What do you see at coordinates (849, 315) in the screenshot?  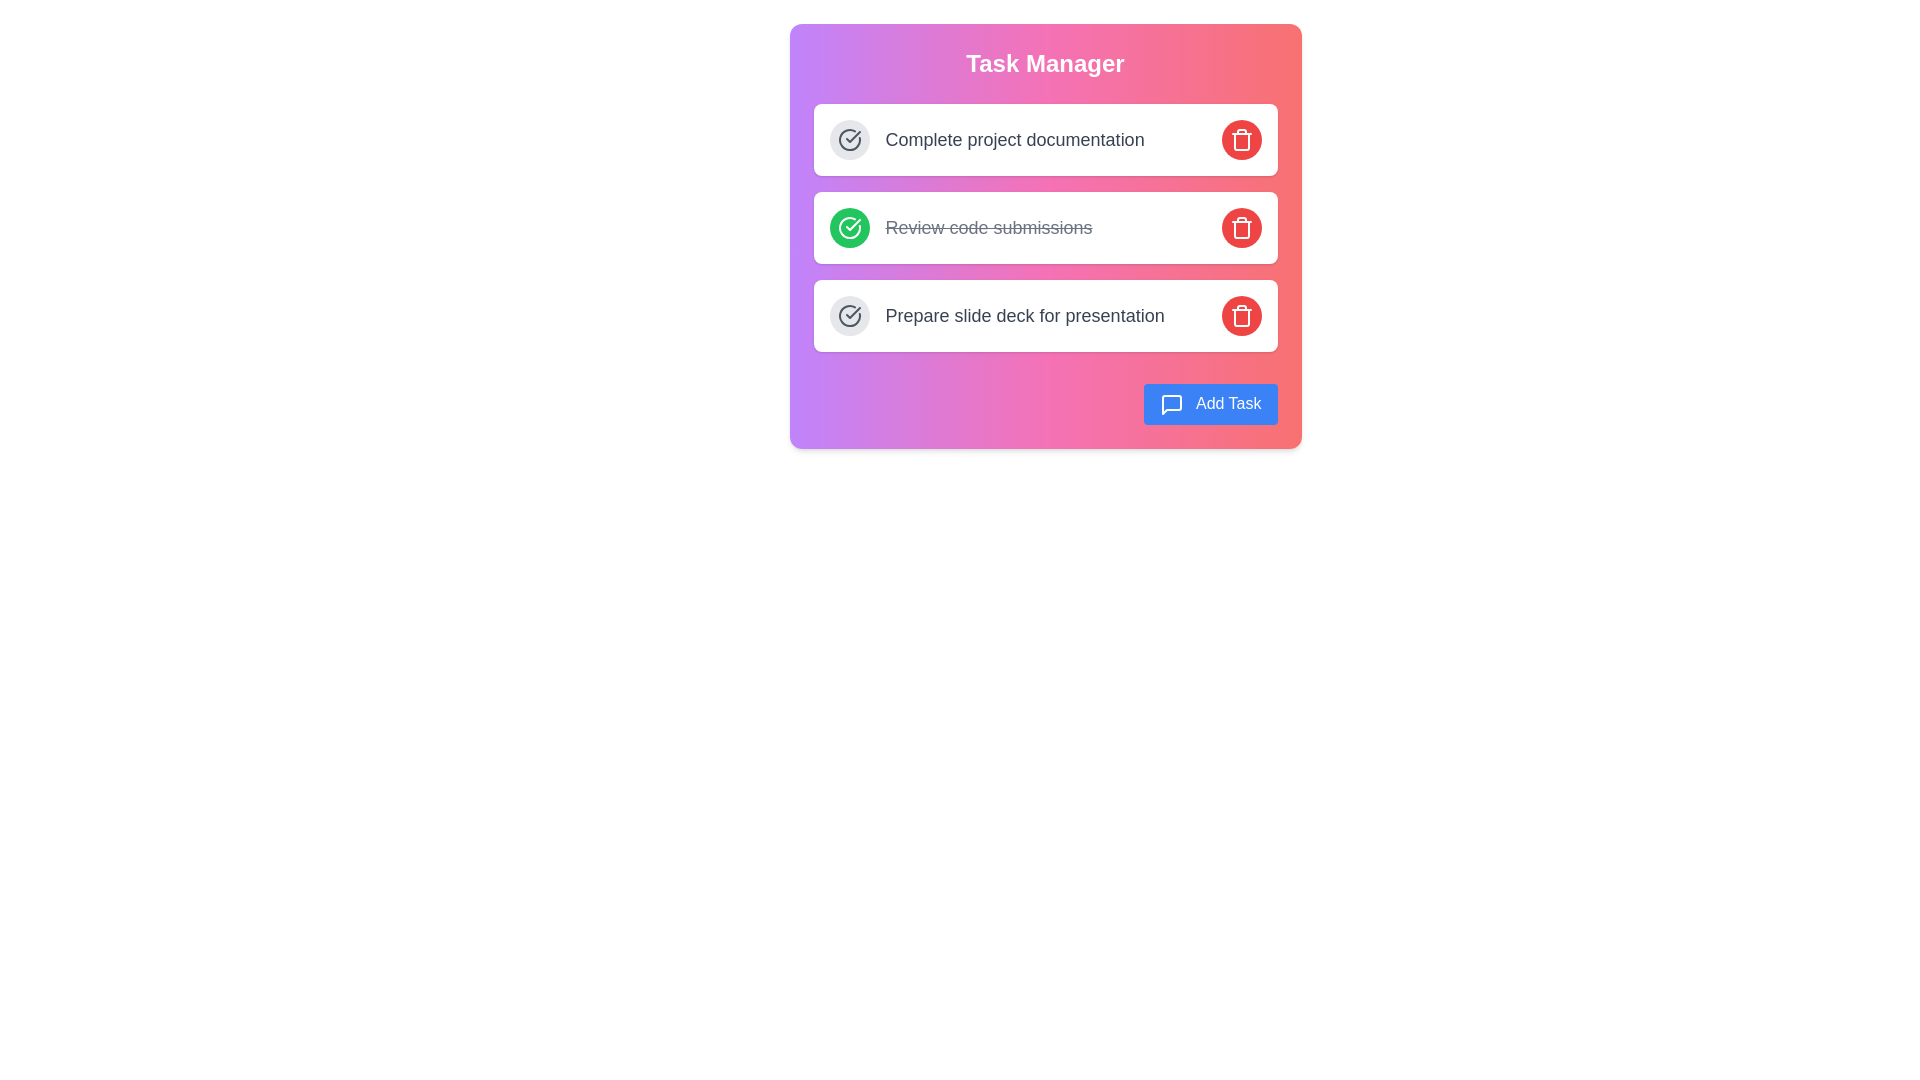 I see `the toggle button styled as a status icon indicating the task's completion state for the 'Prepare slide deck for presentation' task` at bounding box center [849, 315].